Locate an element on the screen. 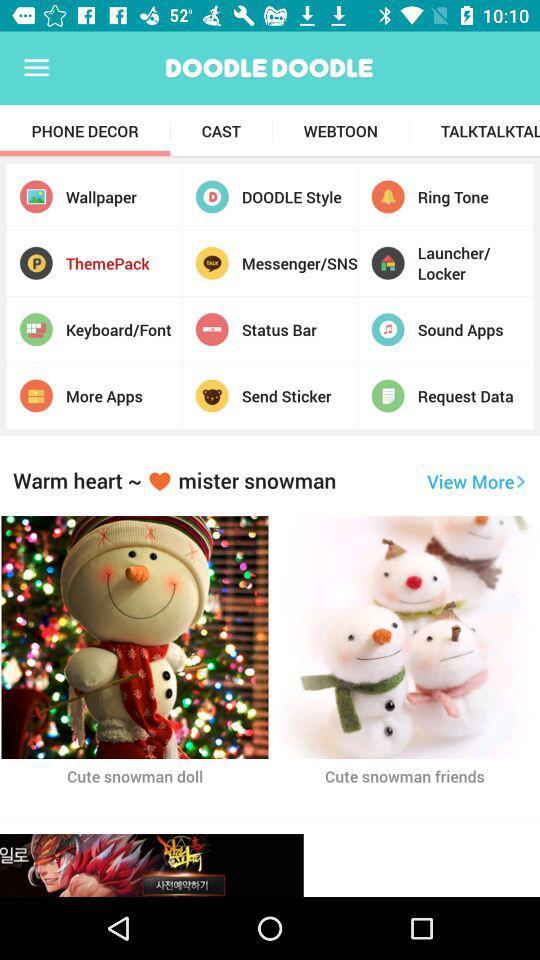 This screenshot has width=540, height=960. item next to warm heart mister item is located at coordinates (475, 480).